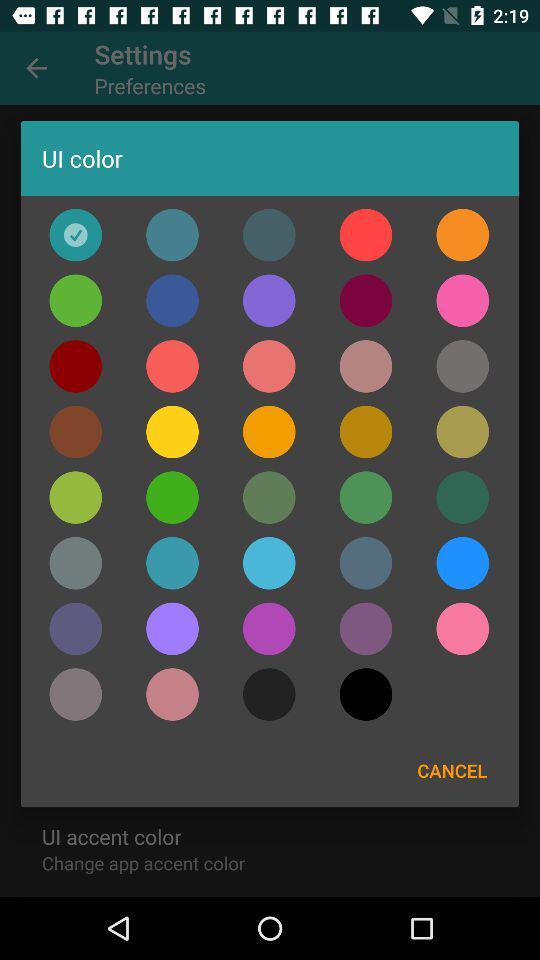 This screenshot has width=540, height=960. What do you see at coordinates (452, 769) in the screenshot?
I see `the cancel` at bounding box center [452, 769].